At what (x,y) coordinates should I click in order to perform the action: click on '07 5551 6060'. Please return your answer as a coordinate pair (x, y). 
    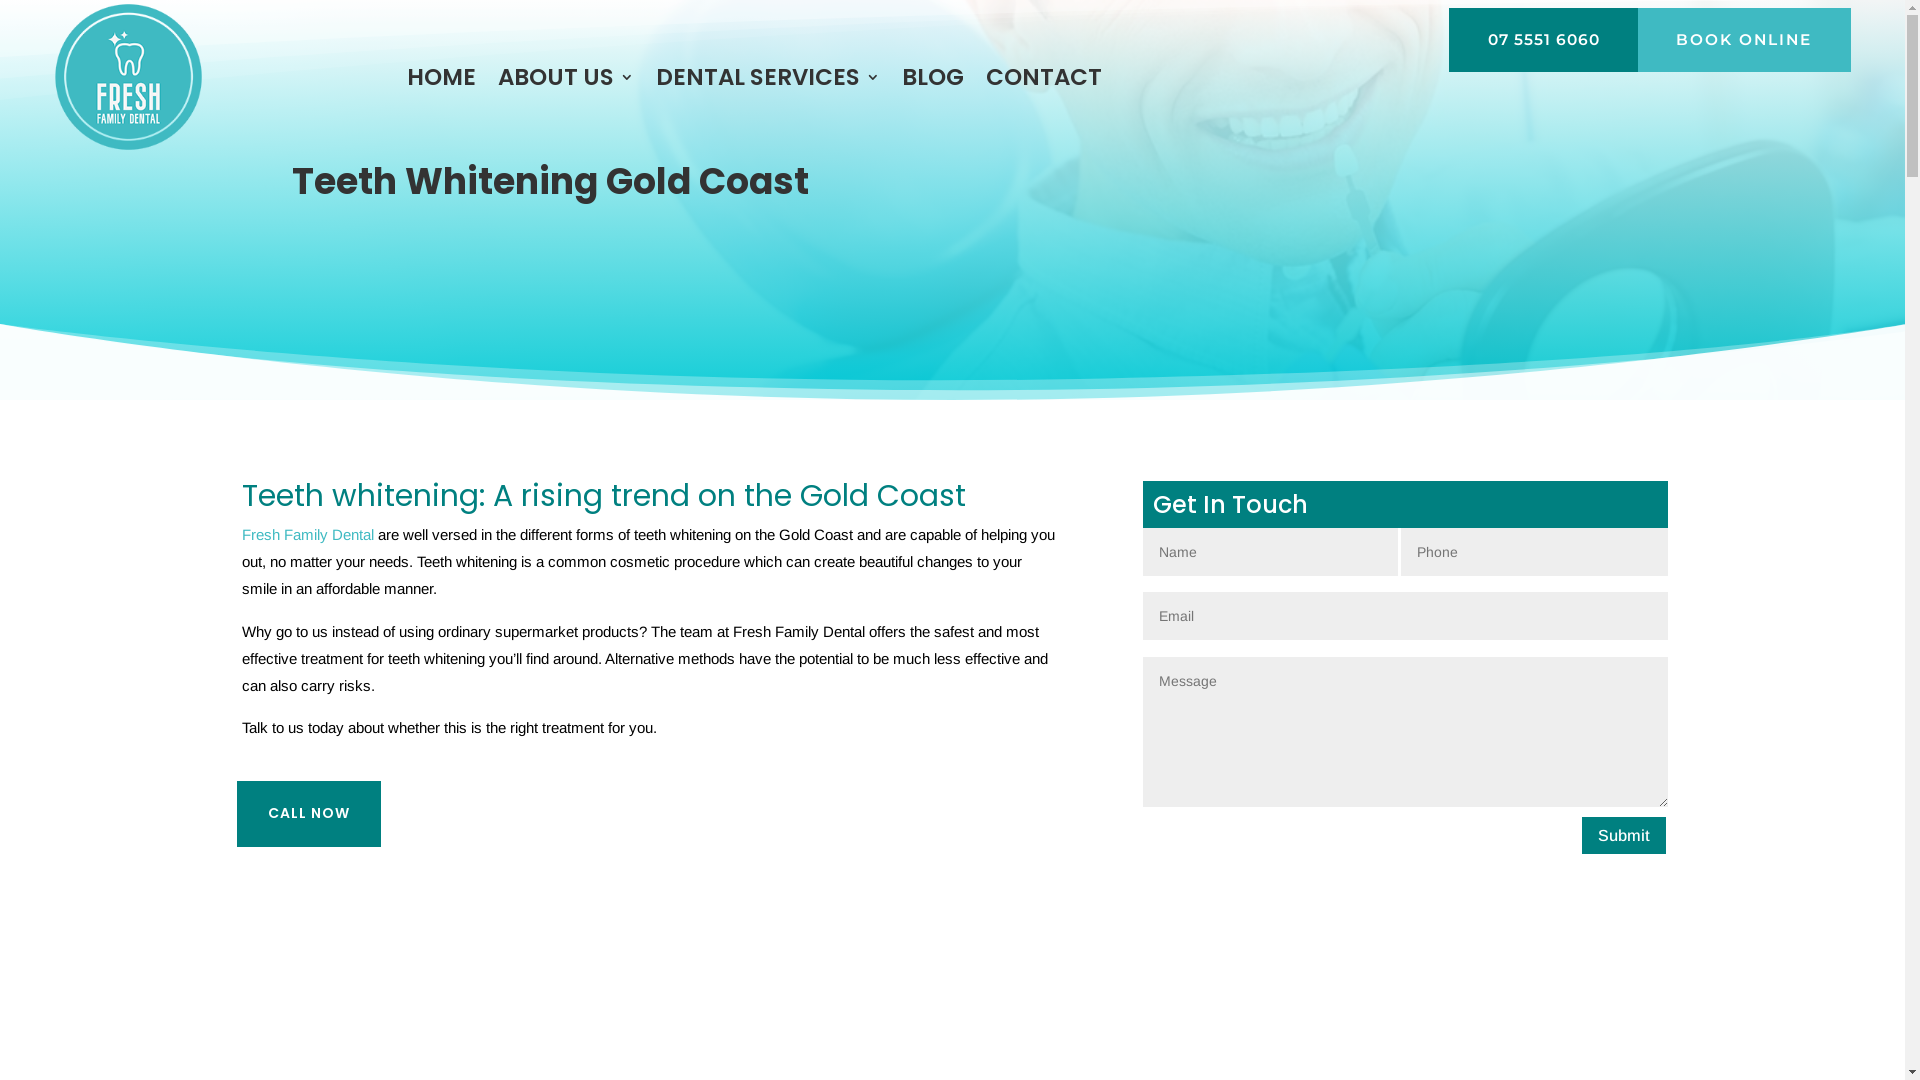
    Looking at the image, I should click on (1542, 39).